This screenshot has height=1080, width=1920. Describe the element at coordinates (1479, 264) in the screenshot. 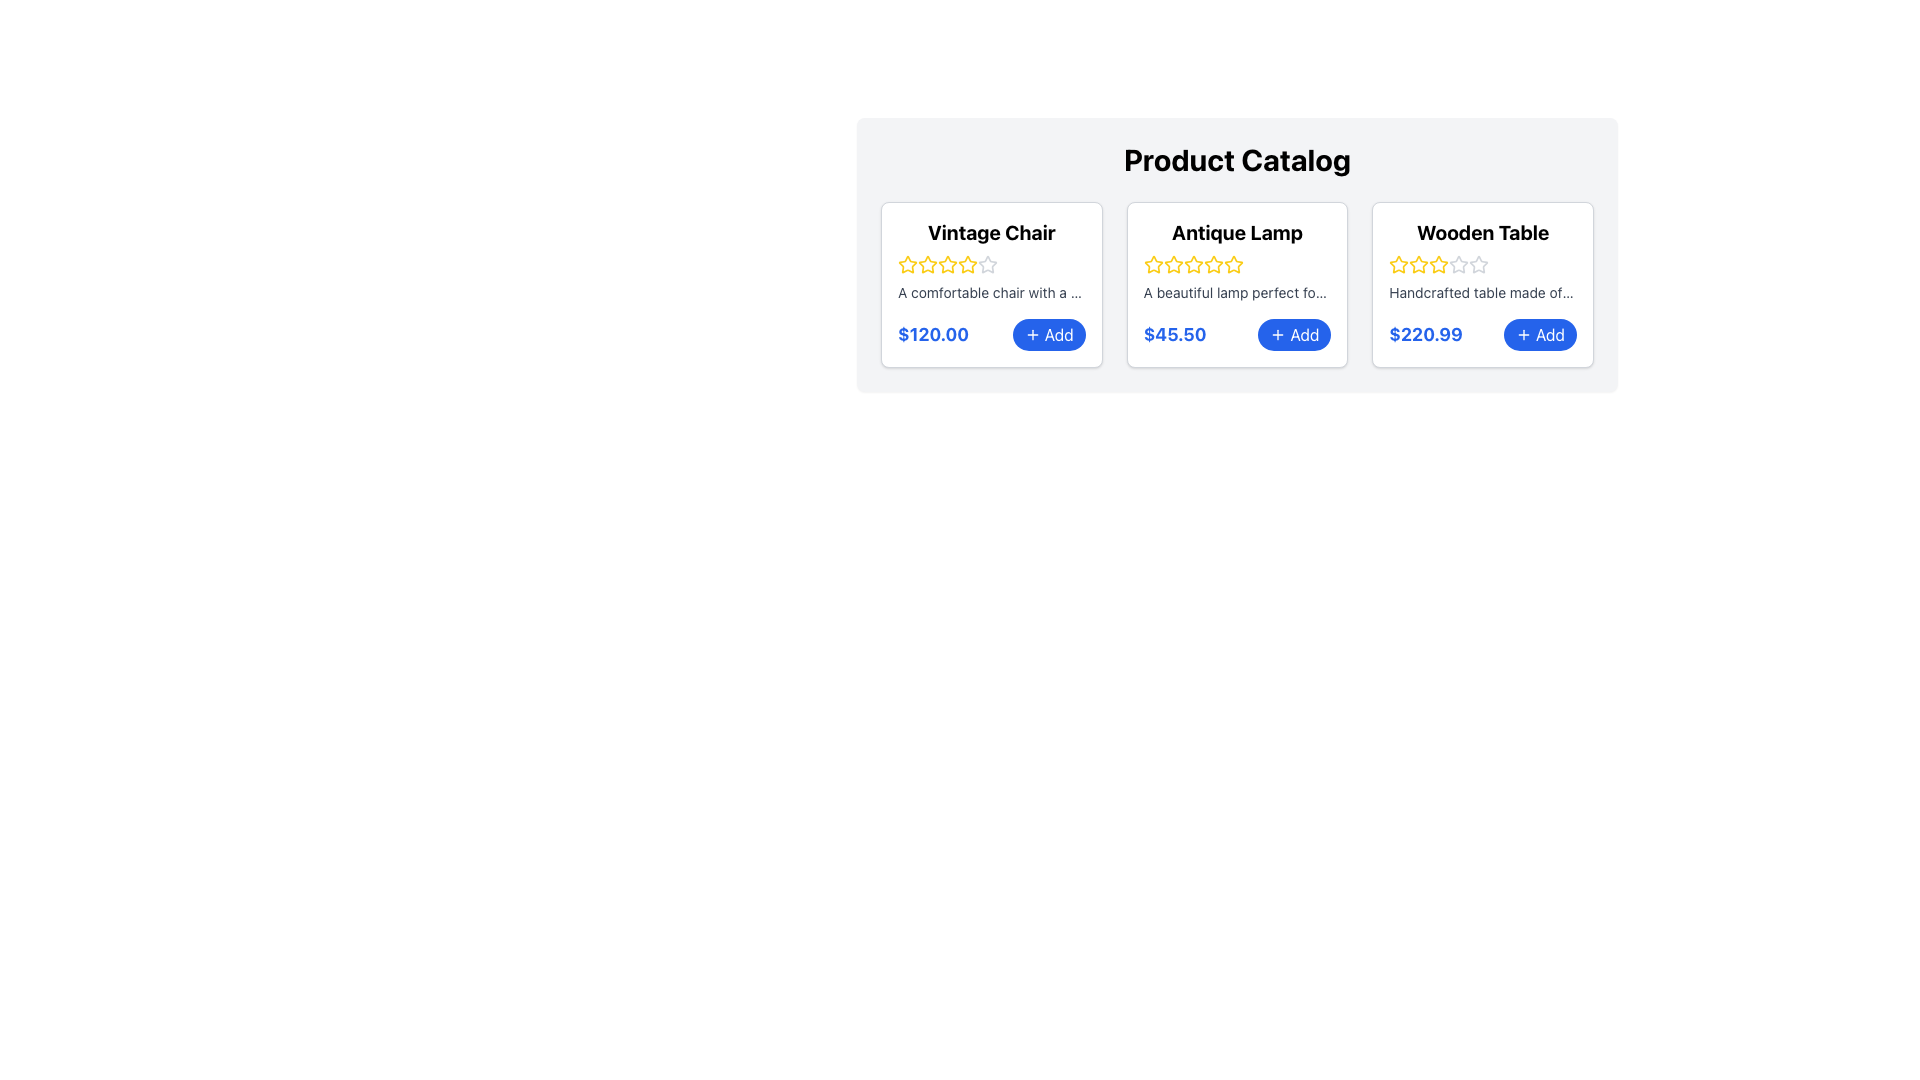

I see `the fifth star-shaped icon in the rating row under the 'Wooden Table' product card in the 'Product Catalog' section to update the rating` at that location.